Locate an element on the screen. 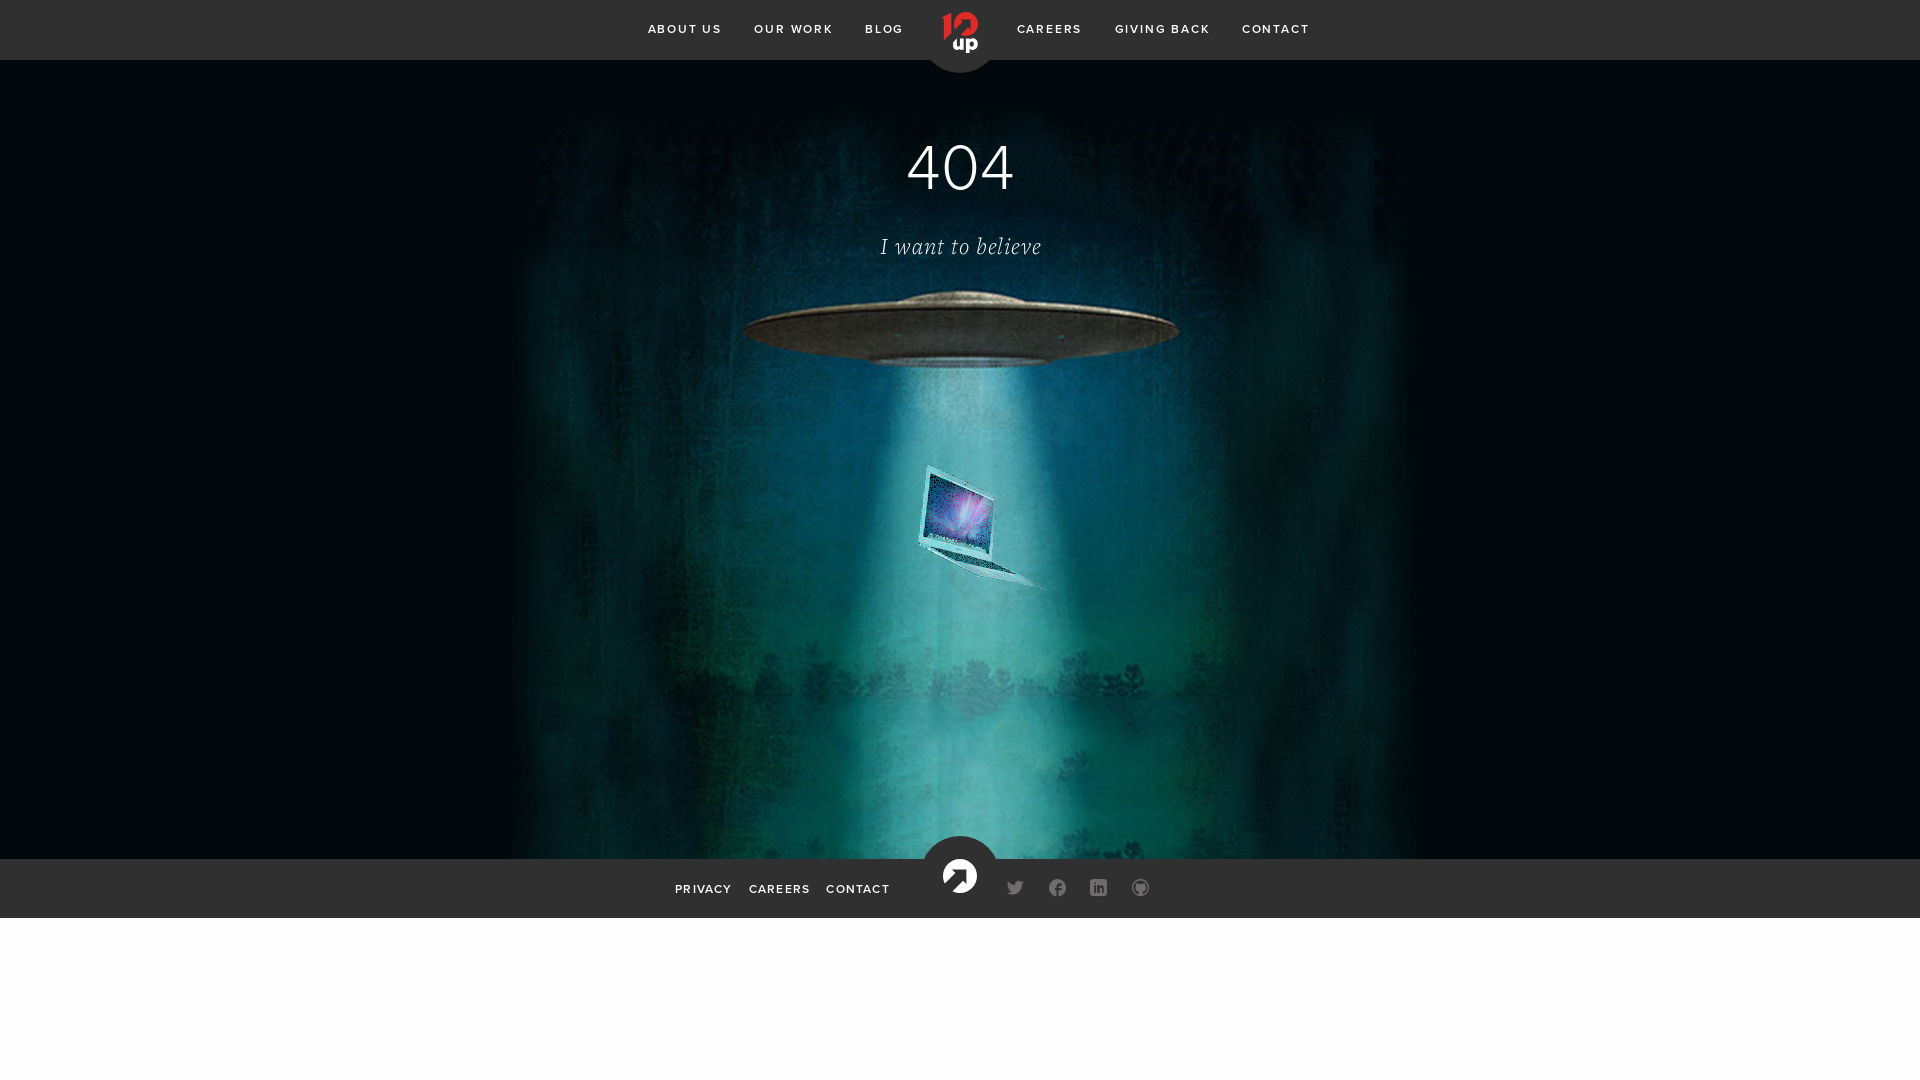 Image resolution: width=1920 pixels, height=1080 pixels. 'CAREERS' is located at coordinates (1049, 29).